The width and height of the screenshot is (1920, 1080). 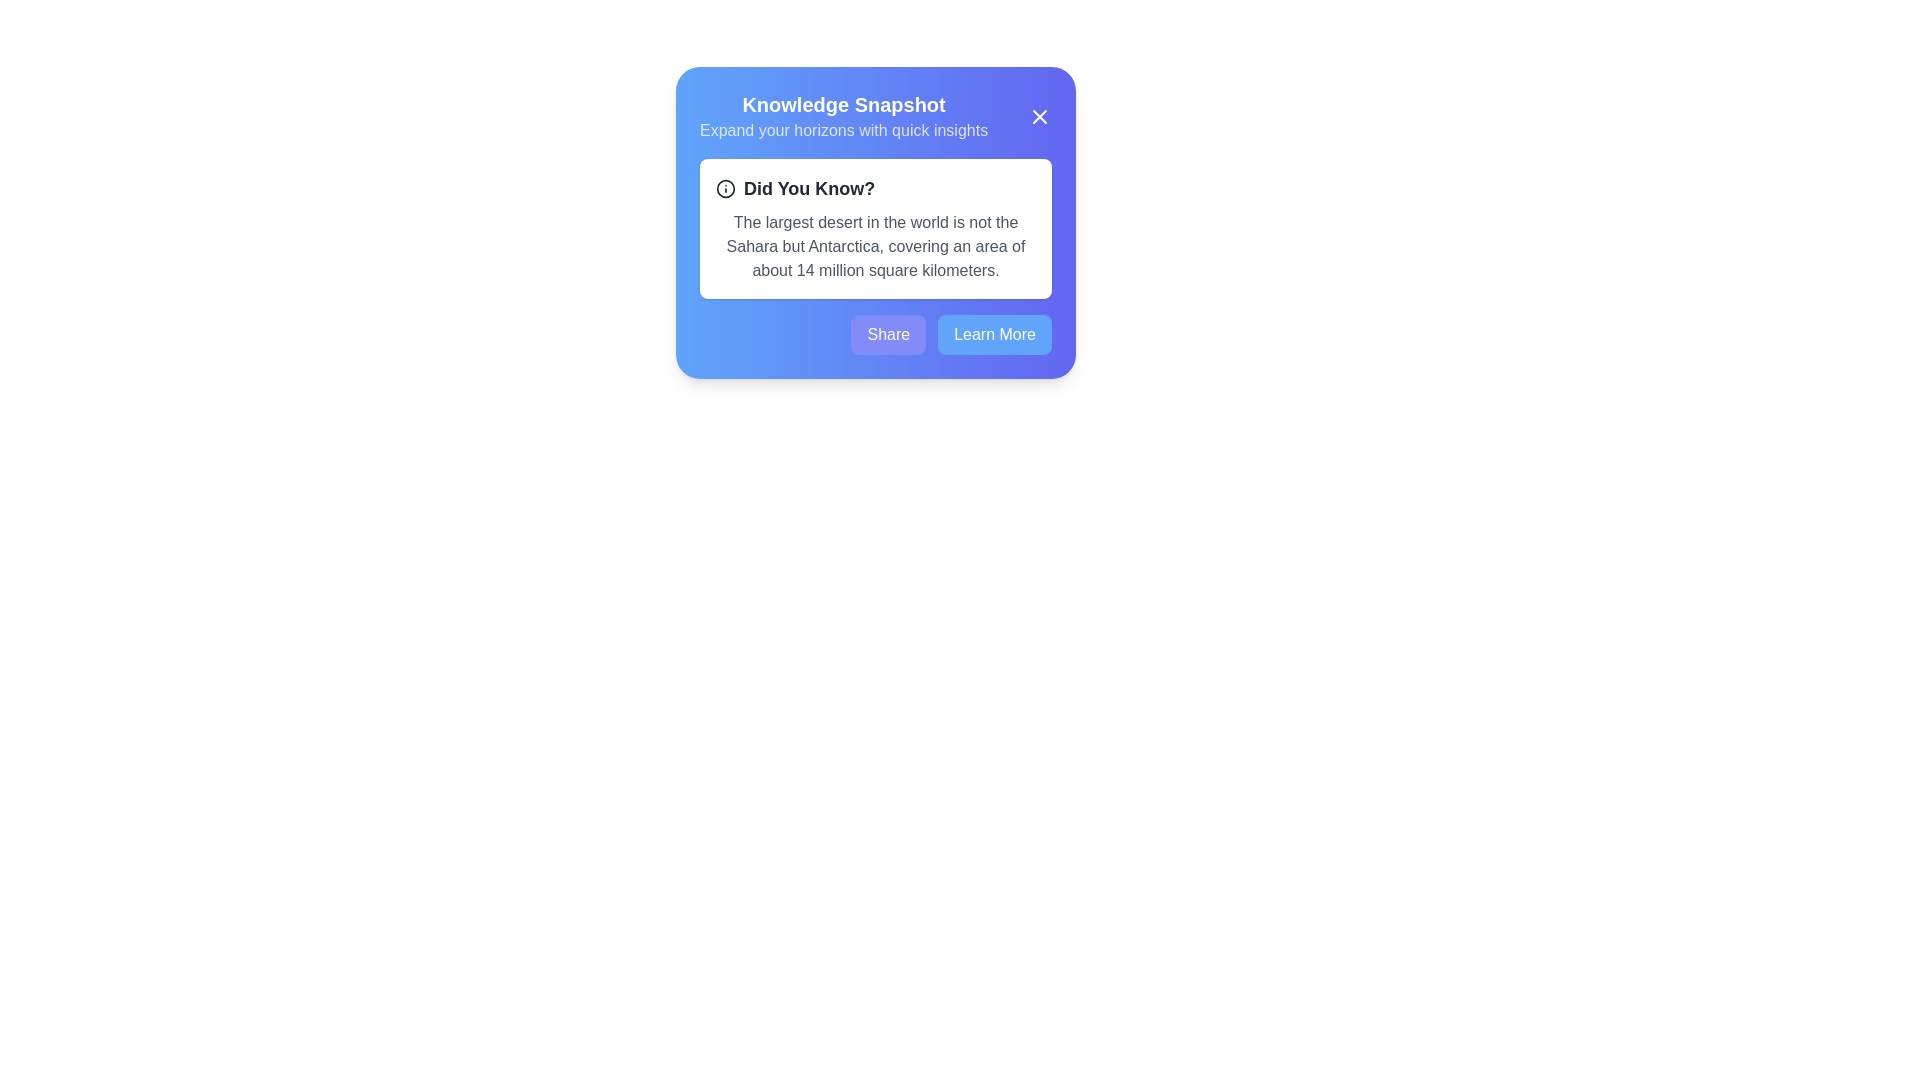 I want to click on the Close icon located in the top-right corner of the 'Knowledge Snapshot' card, so click(x=1040, y=116).